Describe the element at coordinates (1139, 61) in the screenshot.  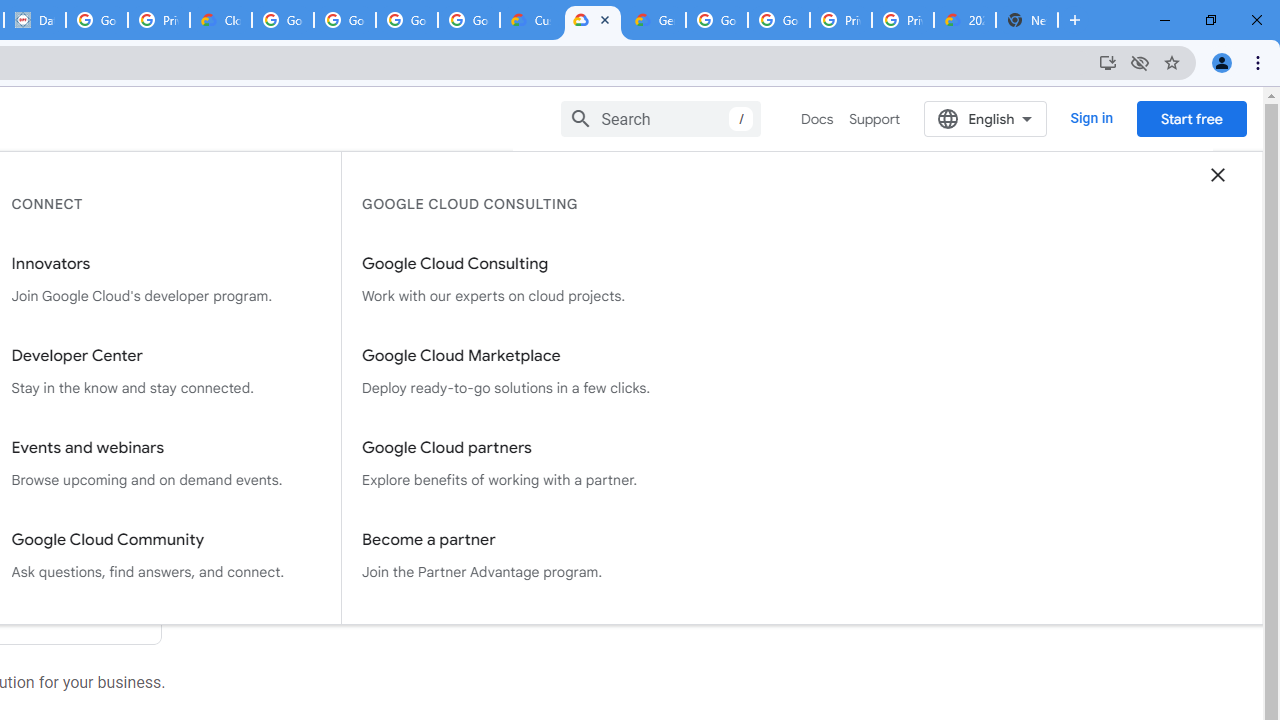
I see `'Third-party cookies blocked'` at that location.